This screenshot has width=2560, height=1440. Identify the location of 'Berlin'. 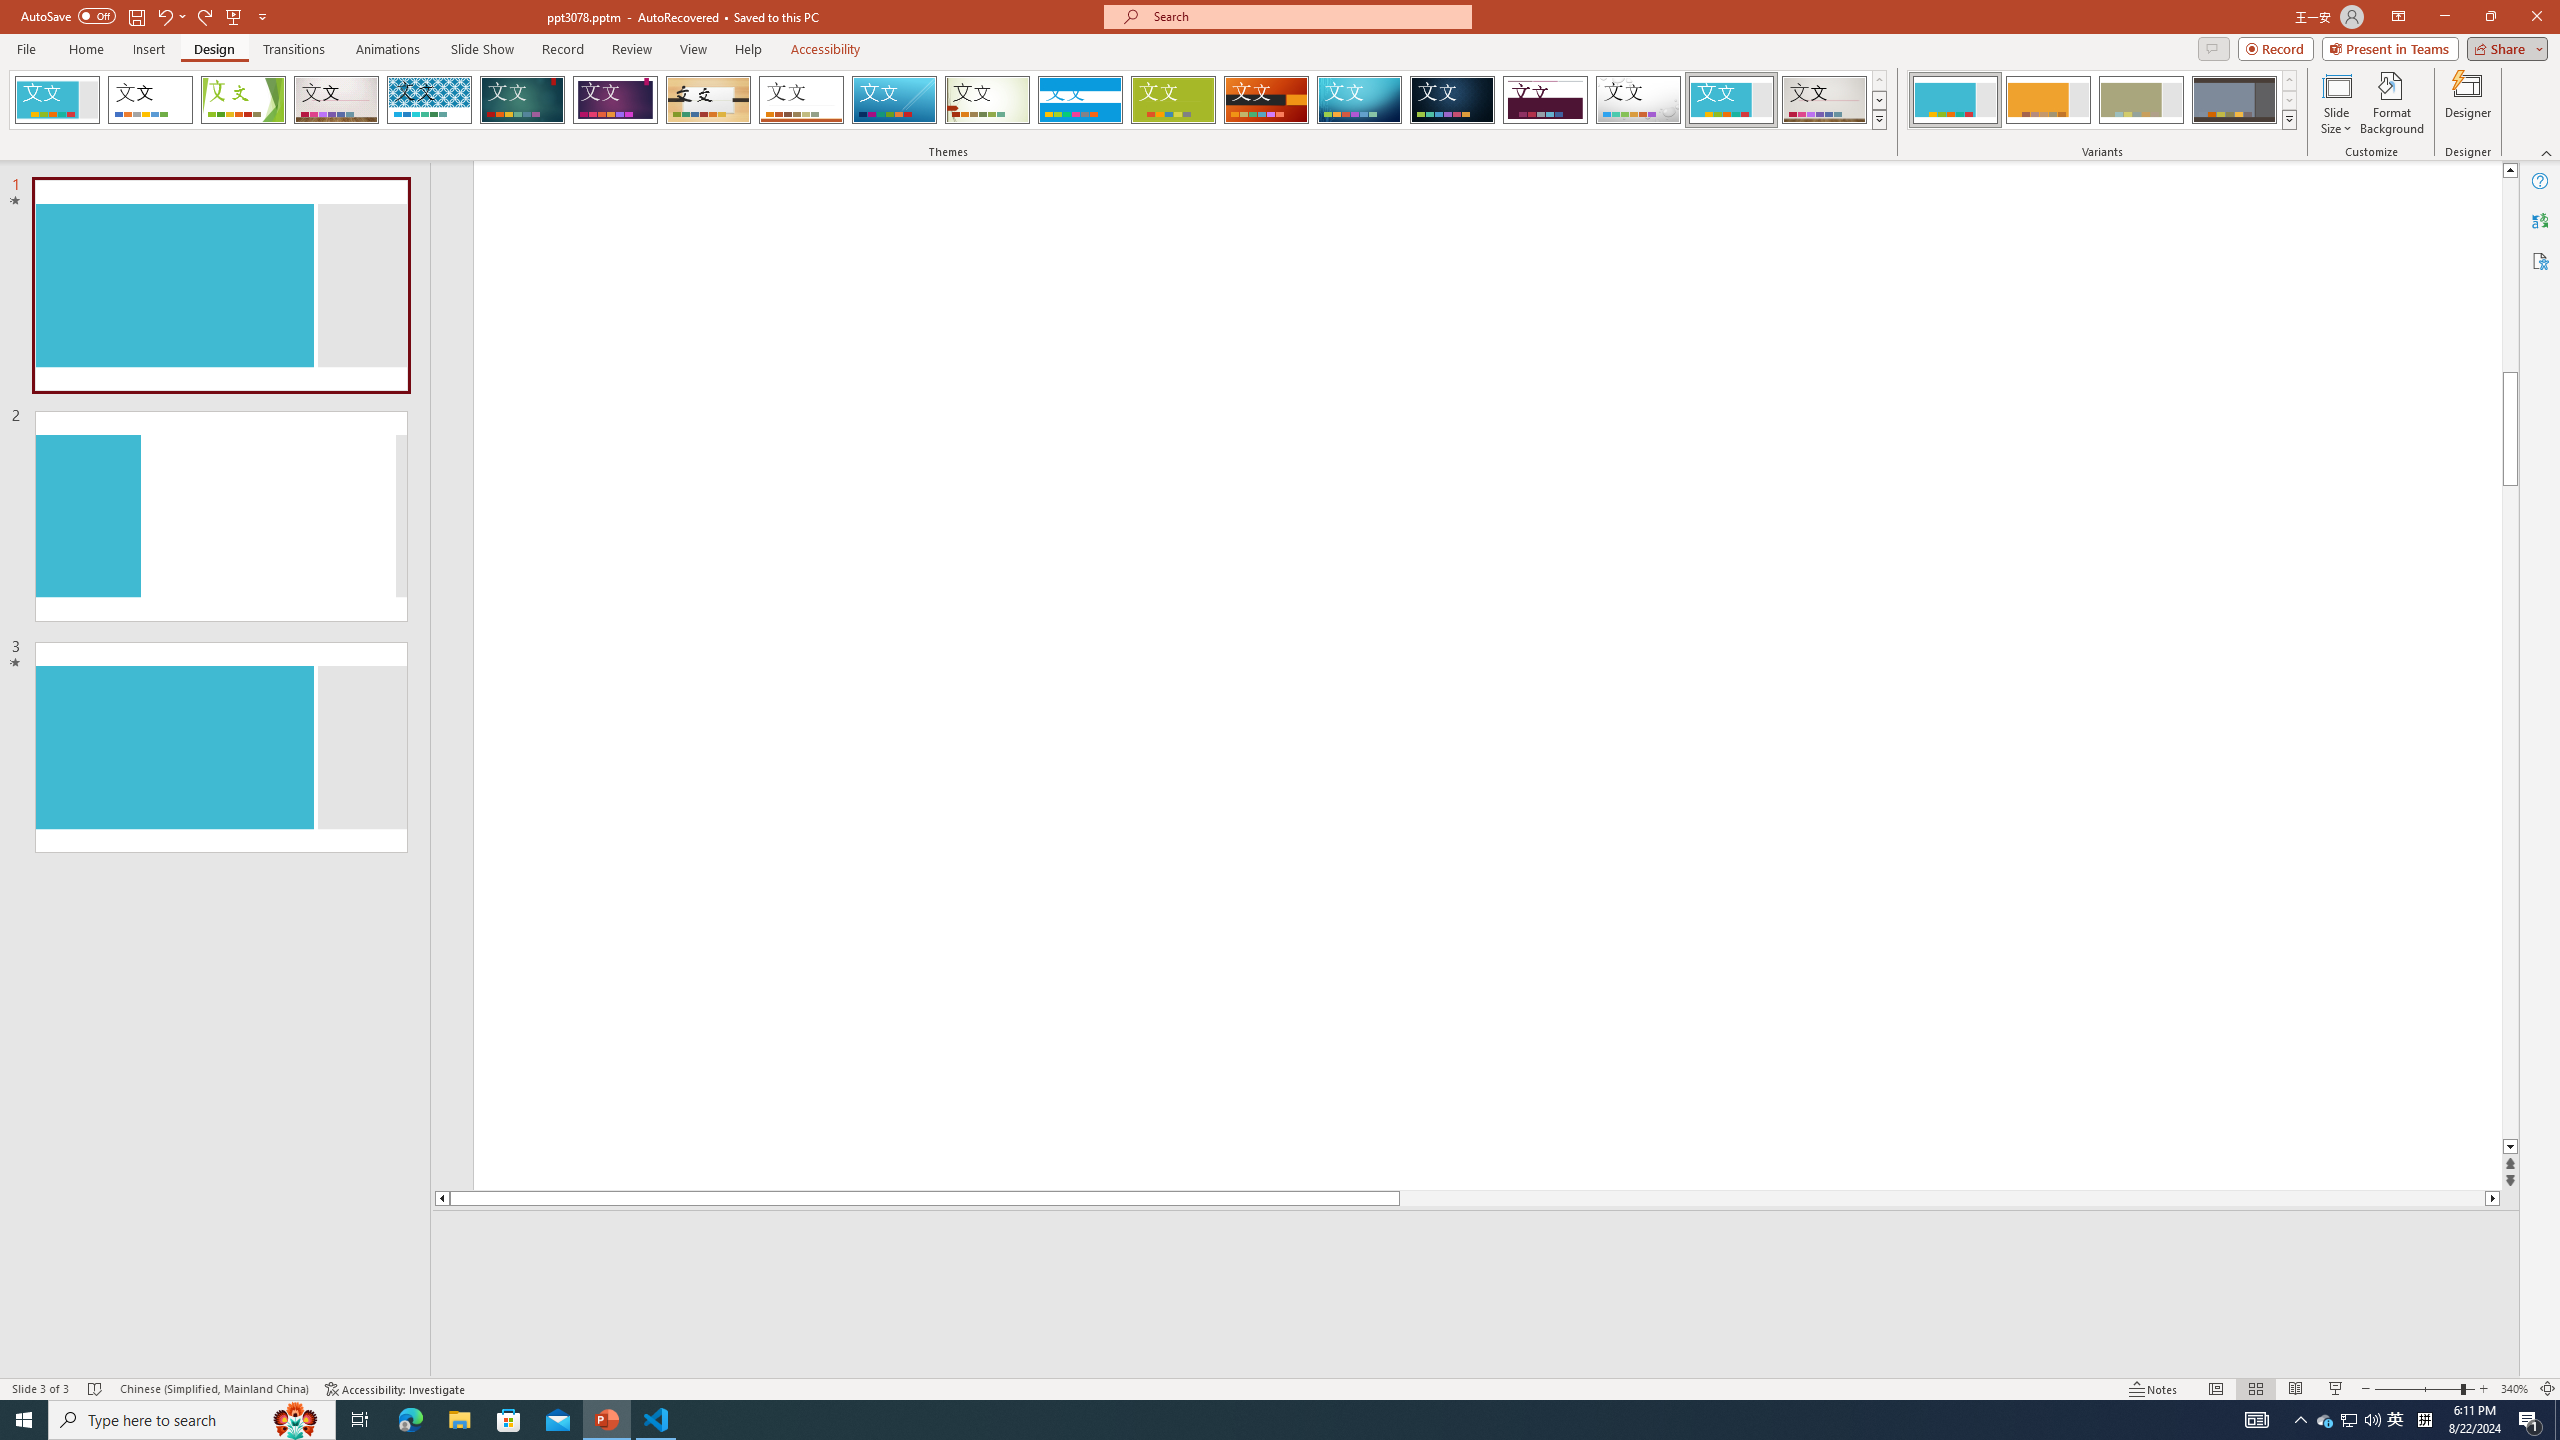
(1267, 99).